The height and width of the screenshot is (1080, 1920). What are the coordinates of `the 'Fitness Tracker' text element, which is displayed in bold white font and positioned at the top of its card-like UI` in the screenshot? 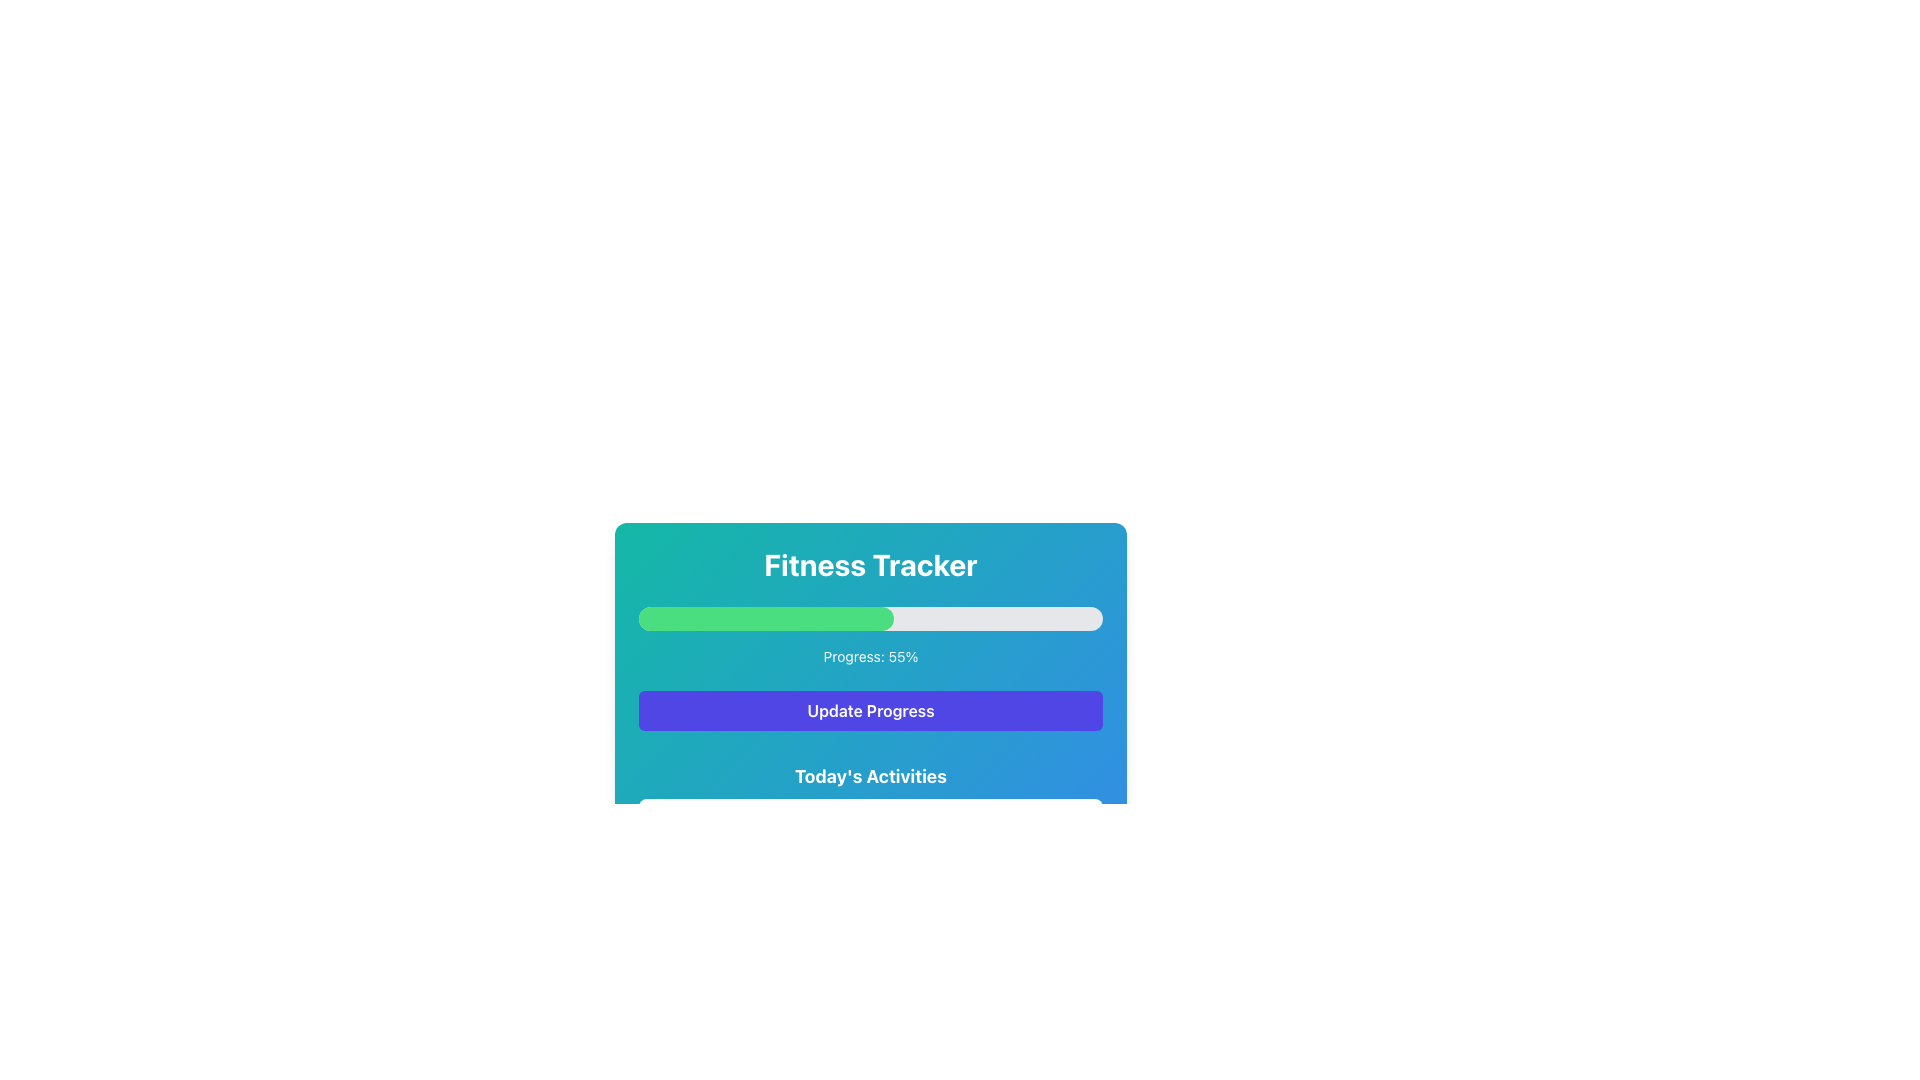 It's located at (870, 564).